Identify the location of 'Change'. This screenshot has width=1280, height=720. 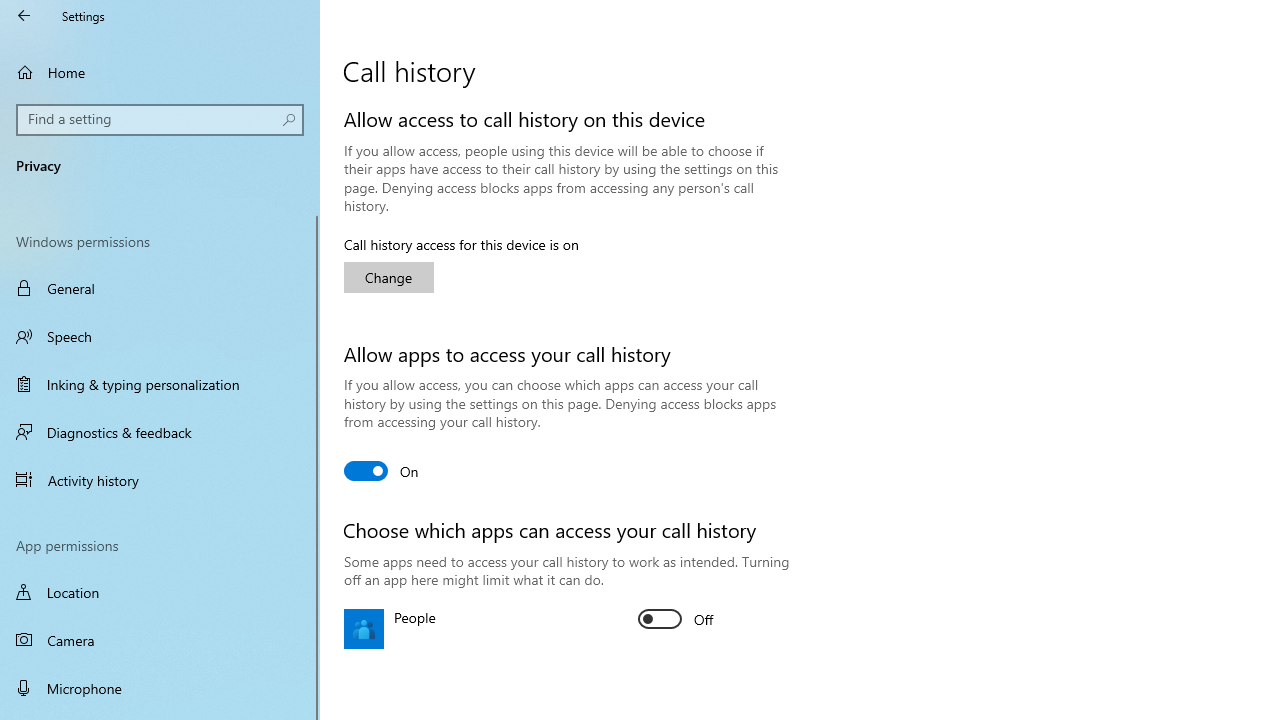
(389, 277).